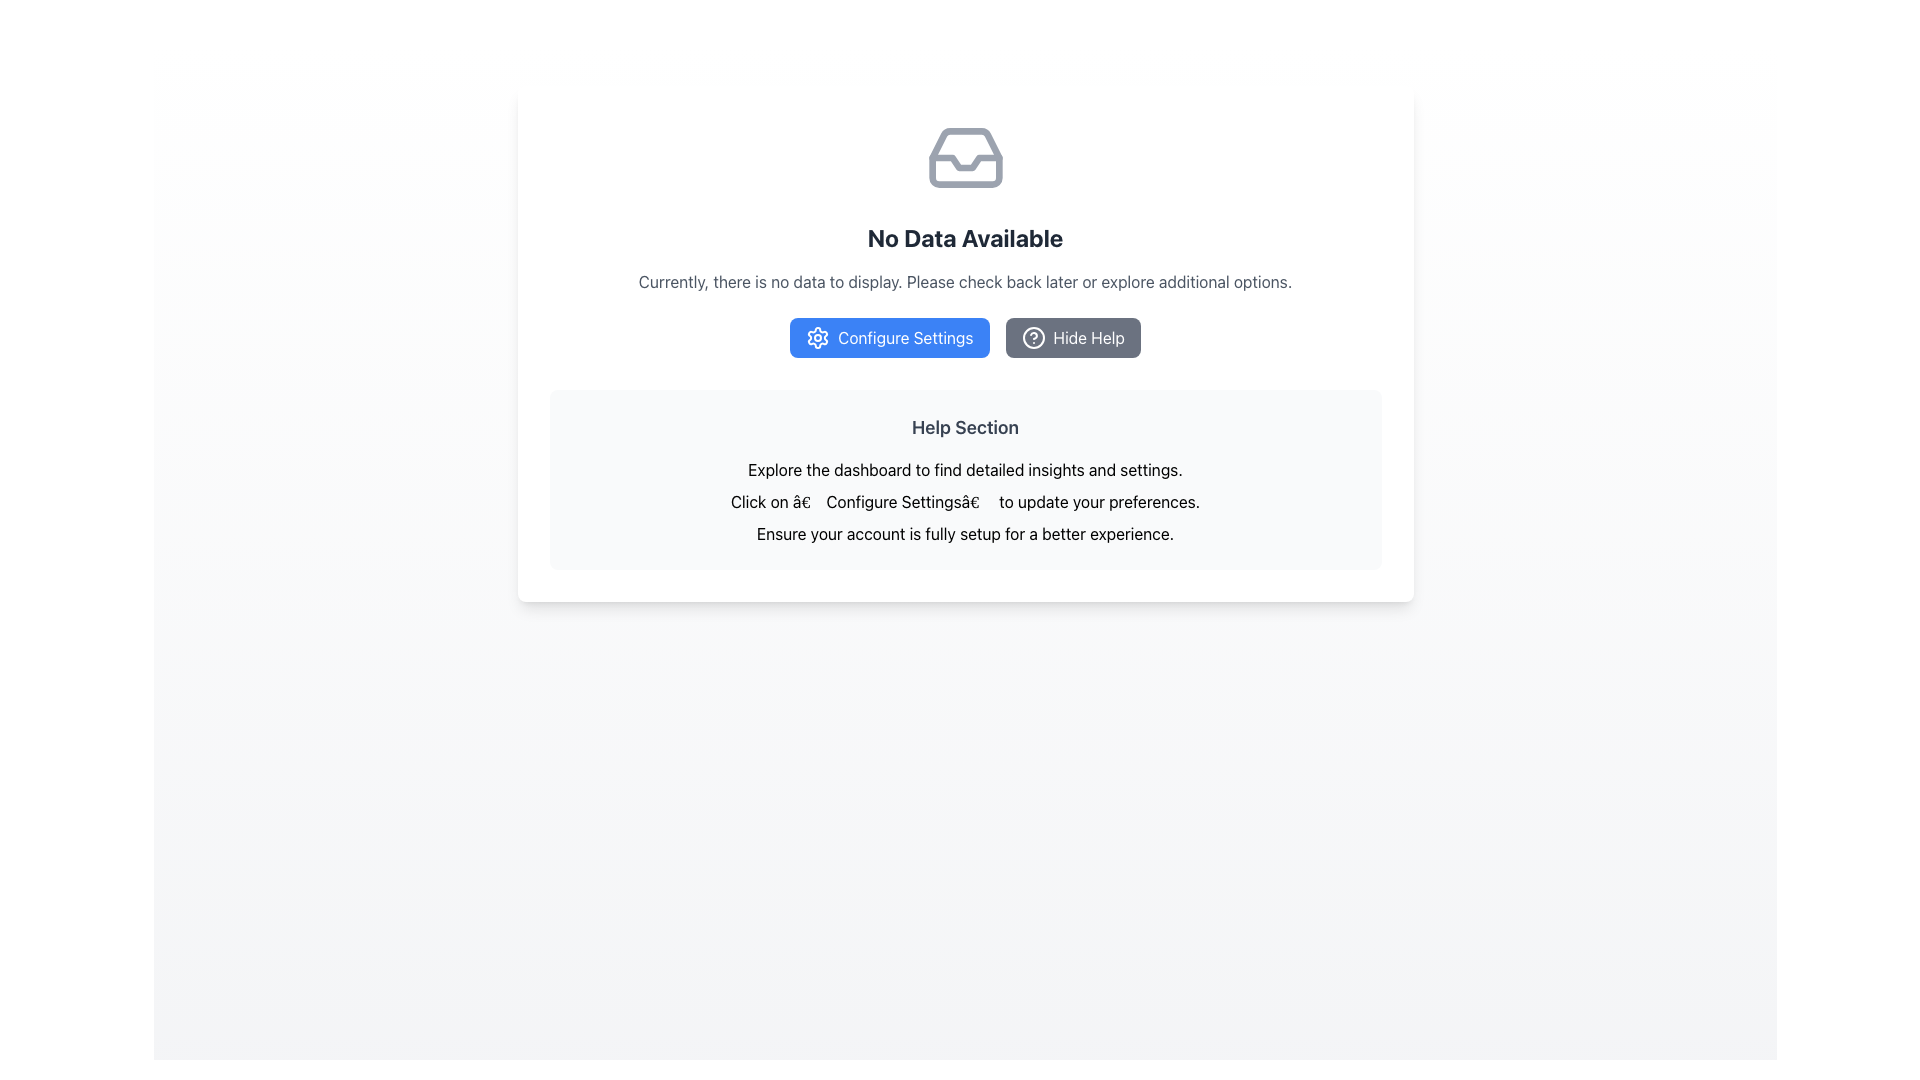 The image size is (1920, 1080). I want to click on the inbox icon that represents the empty state, which is positioned above the 'No Data Available' text, so click(965, 157).